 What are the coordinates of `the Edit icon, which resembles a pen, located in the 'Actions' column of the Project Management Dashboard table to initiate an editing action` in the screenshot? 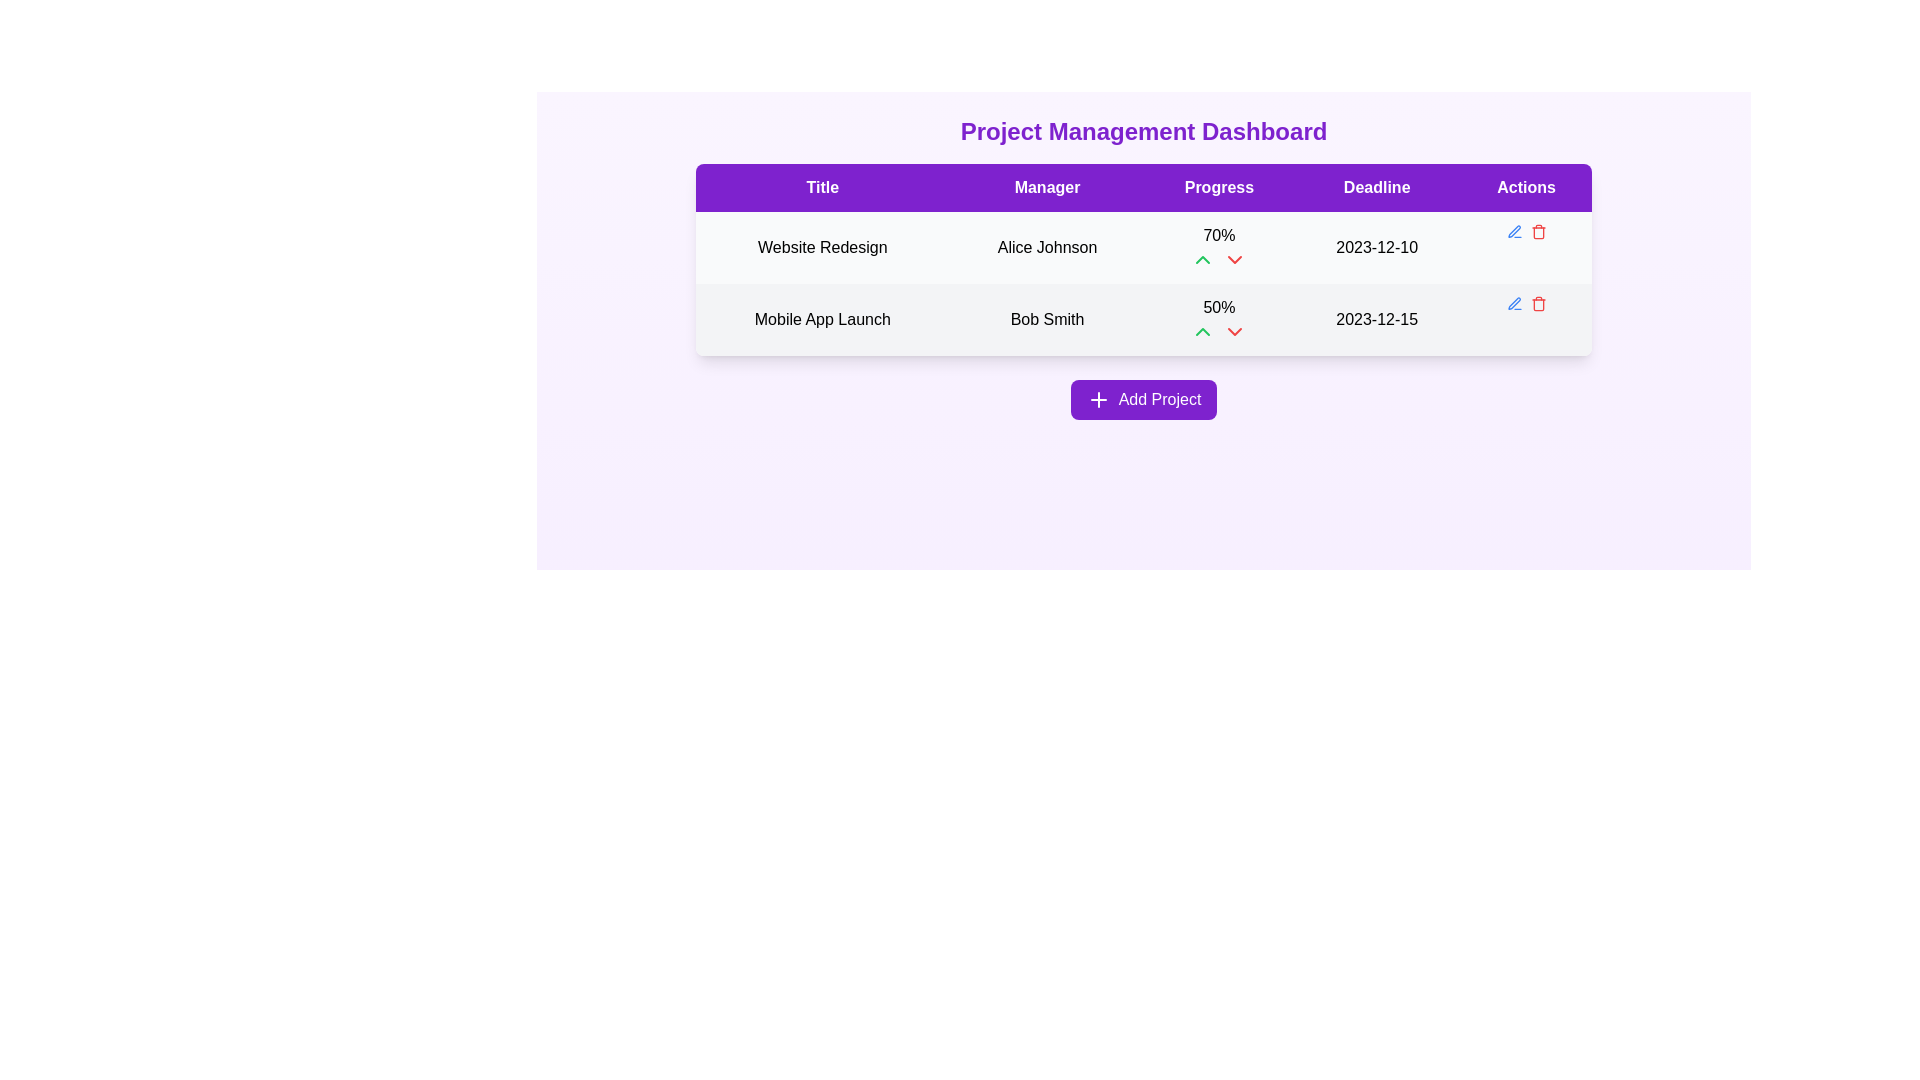 It's located at (1514, 303).